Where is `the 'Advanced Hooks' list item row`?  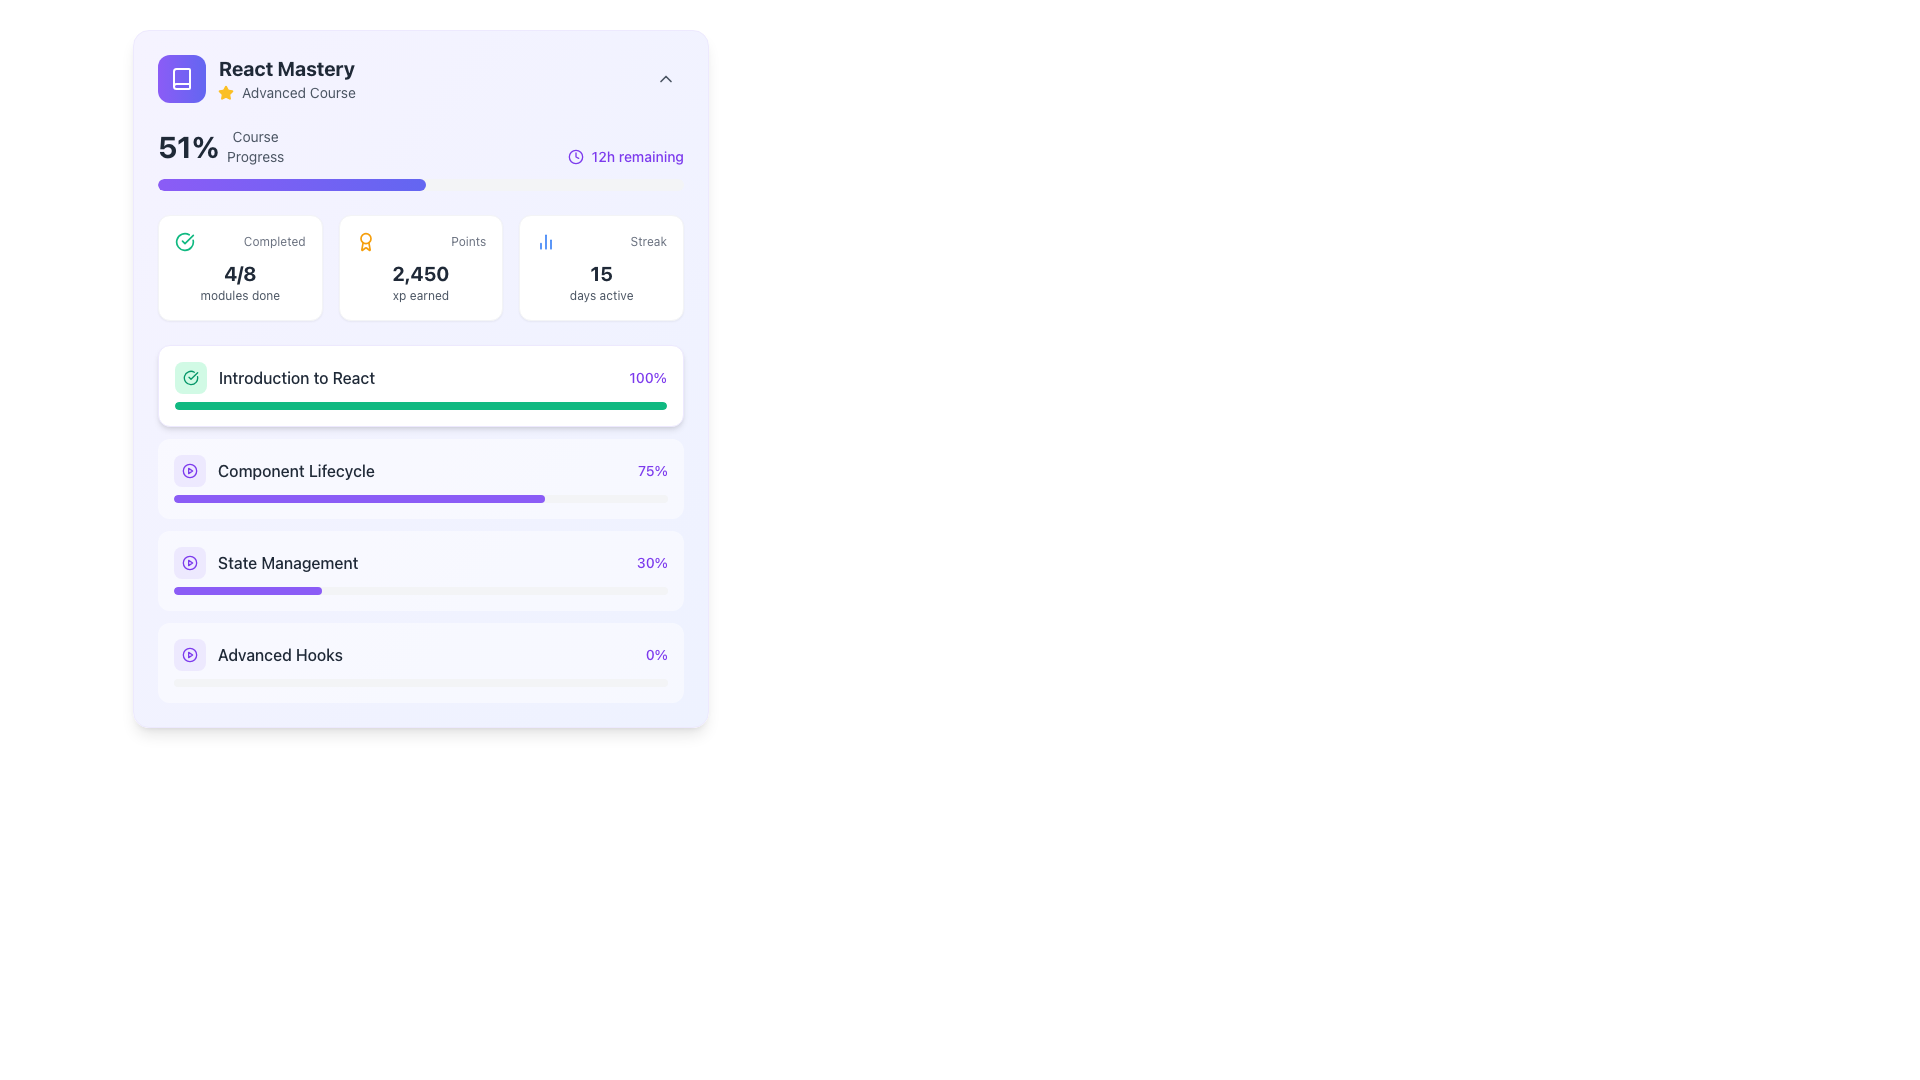
the 'Advanced Hooks' list item row is located at coordinates (257, 655).